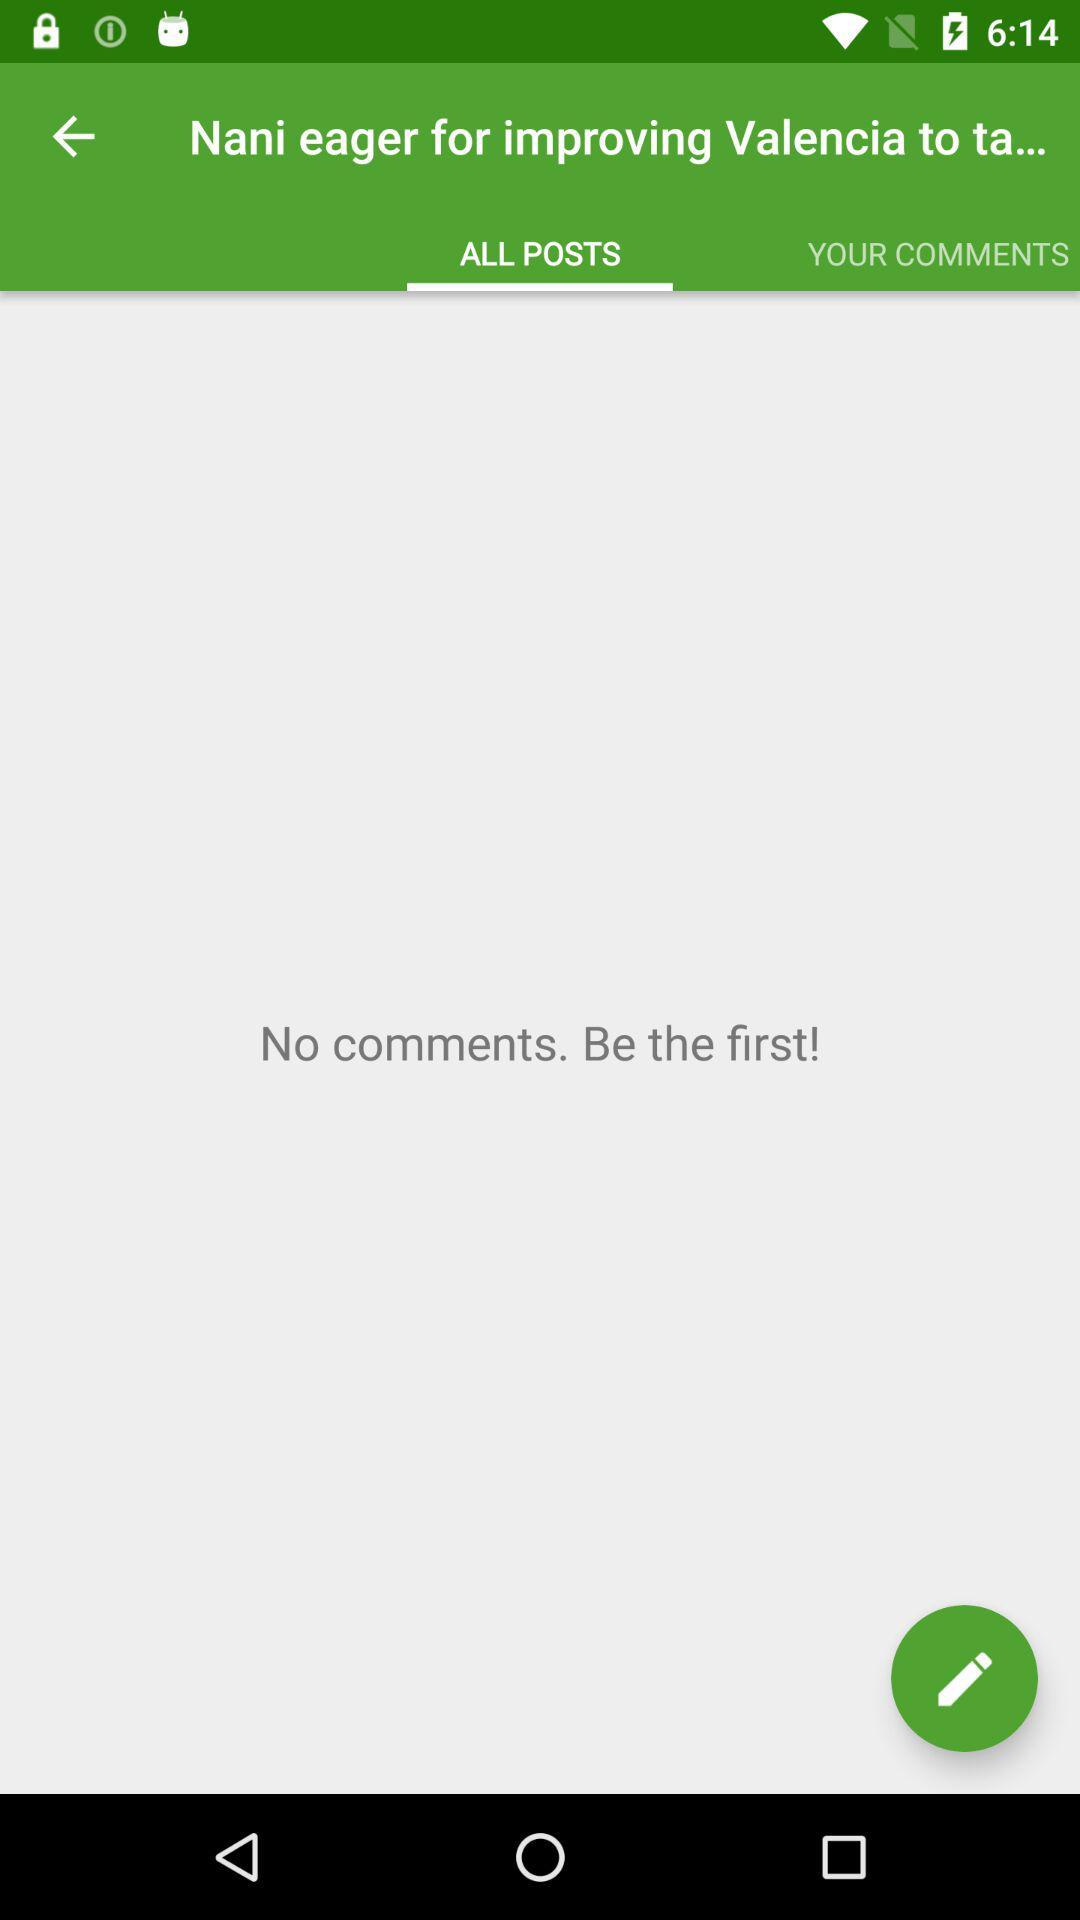 The height and width of the screenshot is (1920, 1080). What do you see at coordinates (72, 135) in the screenshot?
I see `icon next to nani eager for icon` at bounding box center [72, 135].